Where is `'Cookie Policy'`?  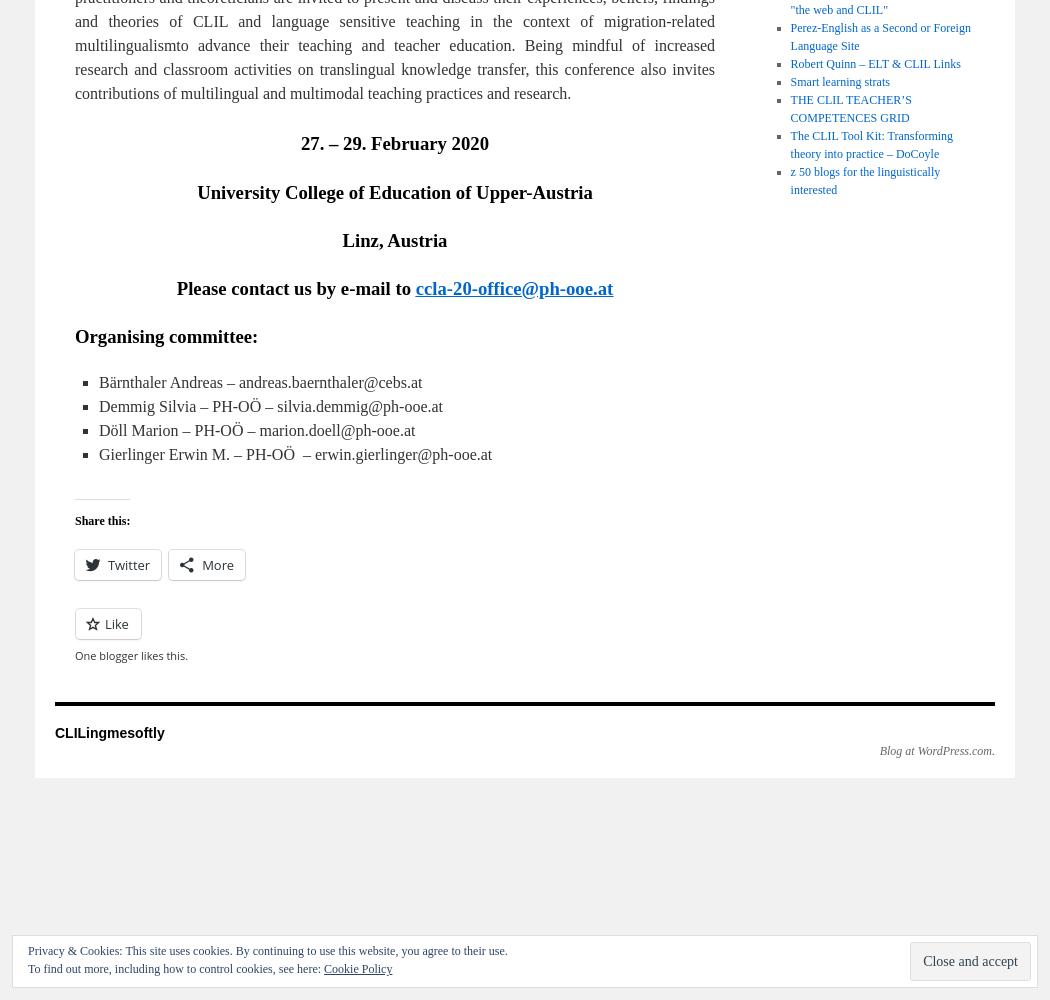
'Cookie Policy' is located at coordinates (357, 968).